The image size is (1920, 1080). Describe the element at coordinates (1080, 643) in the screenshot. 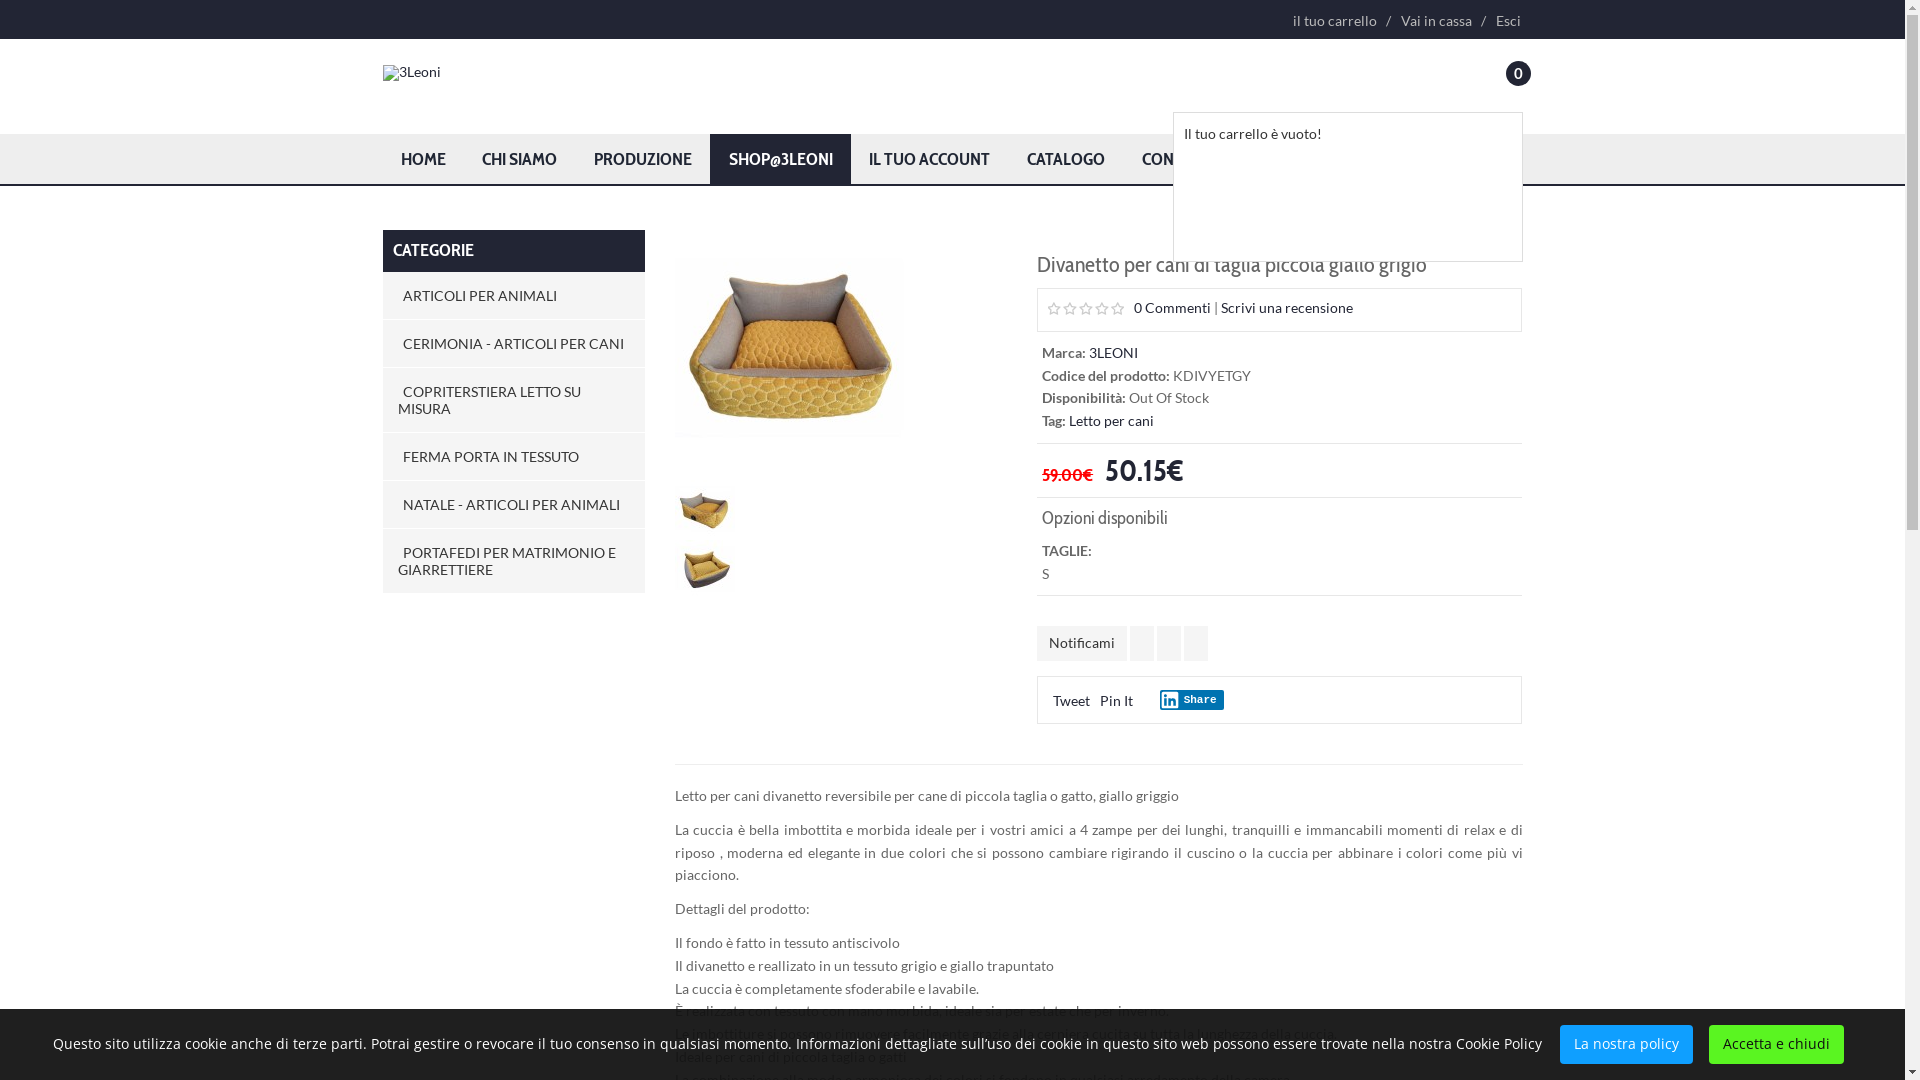

I see `'Notificami'` at that location.